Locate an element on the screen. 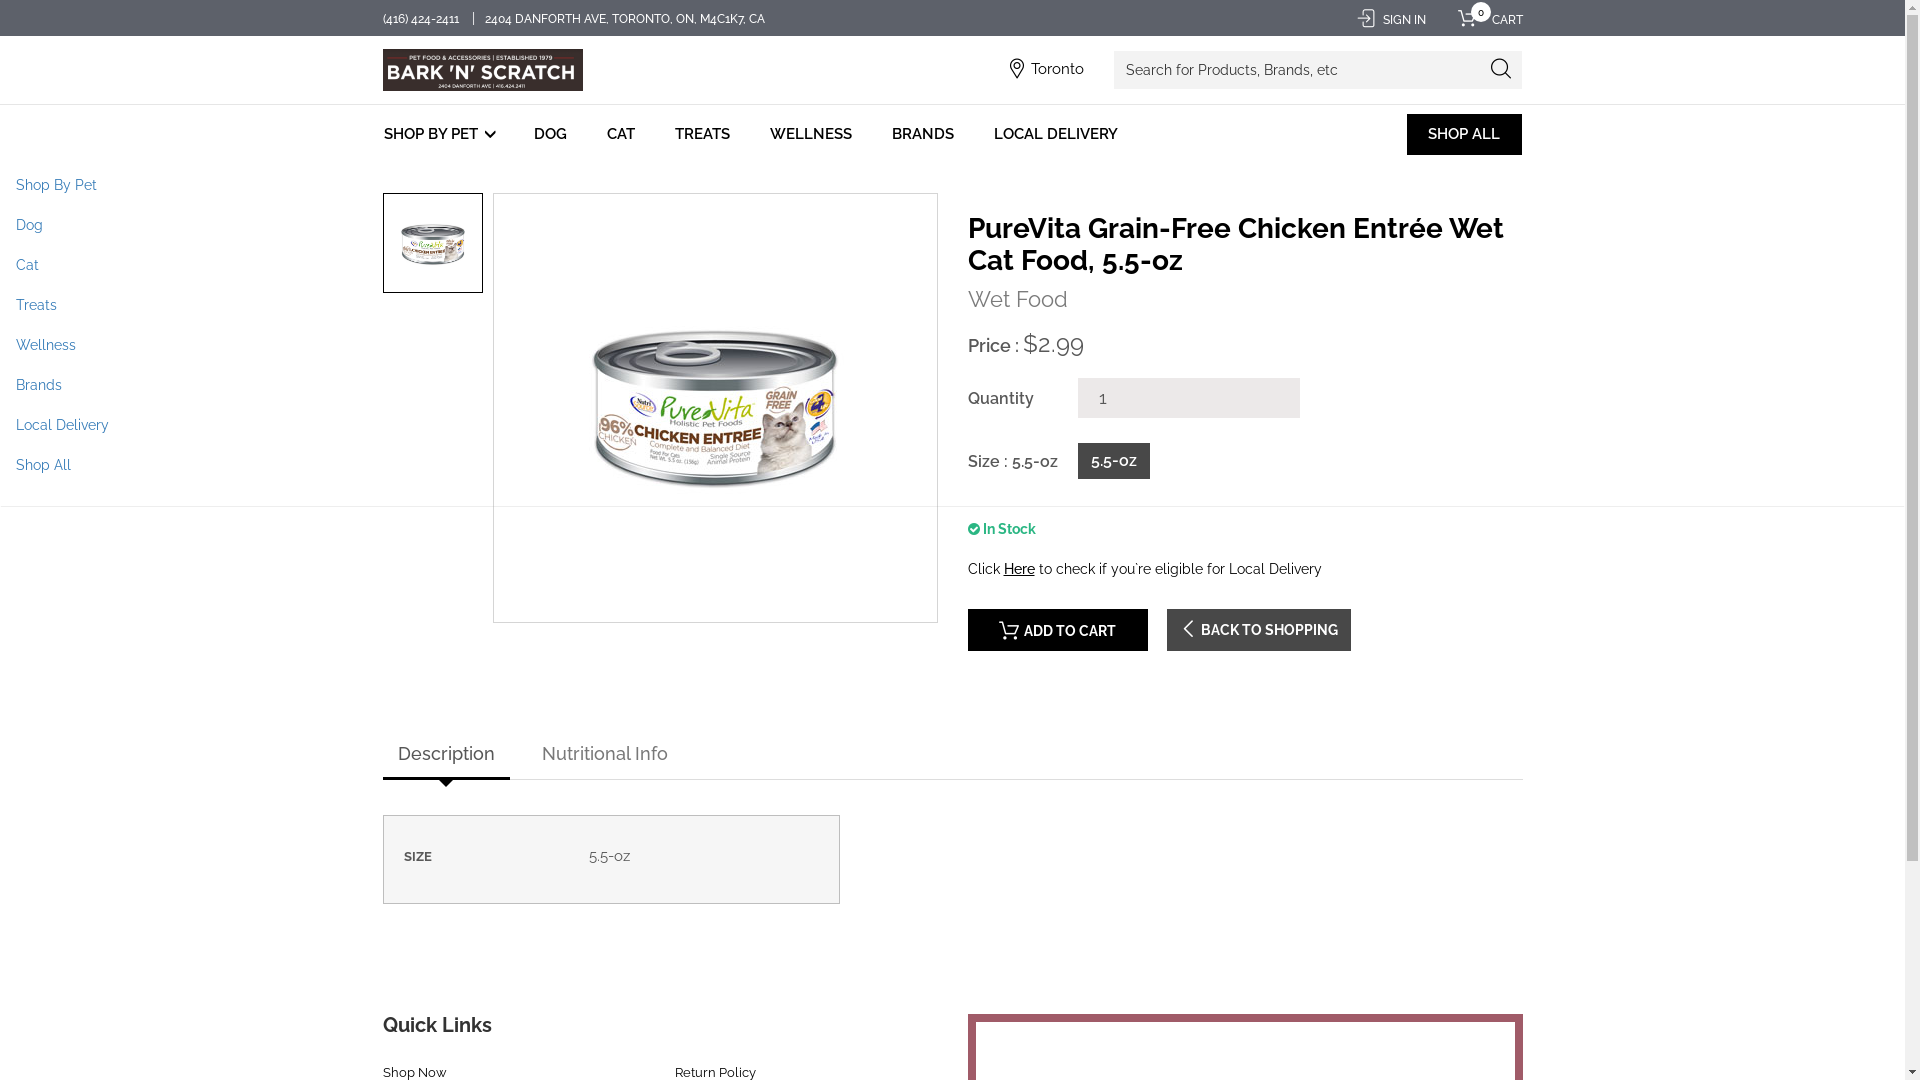 The height and width of the screenshot is (1080, 1920). 'BACK TO SHOPPING' is located at coordinates (1256, 628).